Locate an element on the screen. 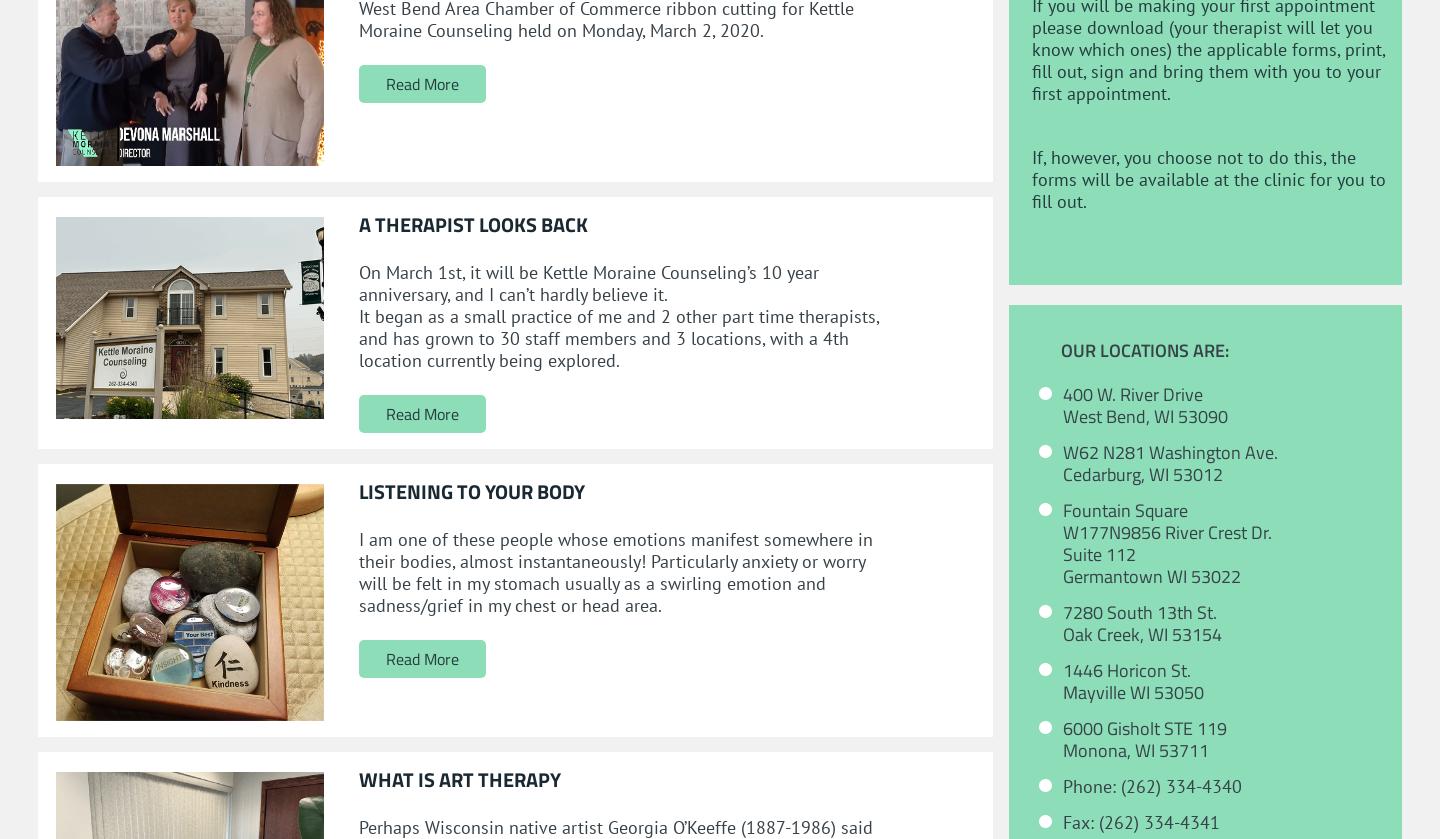 This screenshot has width=1440, height=839. 'Fax: (262) 334-4341' is located at coordinates (1063, 821).